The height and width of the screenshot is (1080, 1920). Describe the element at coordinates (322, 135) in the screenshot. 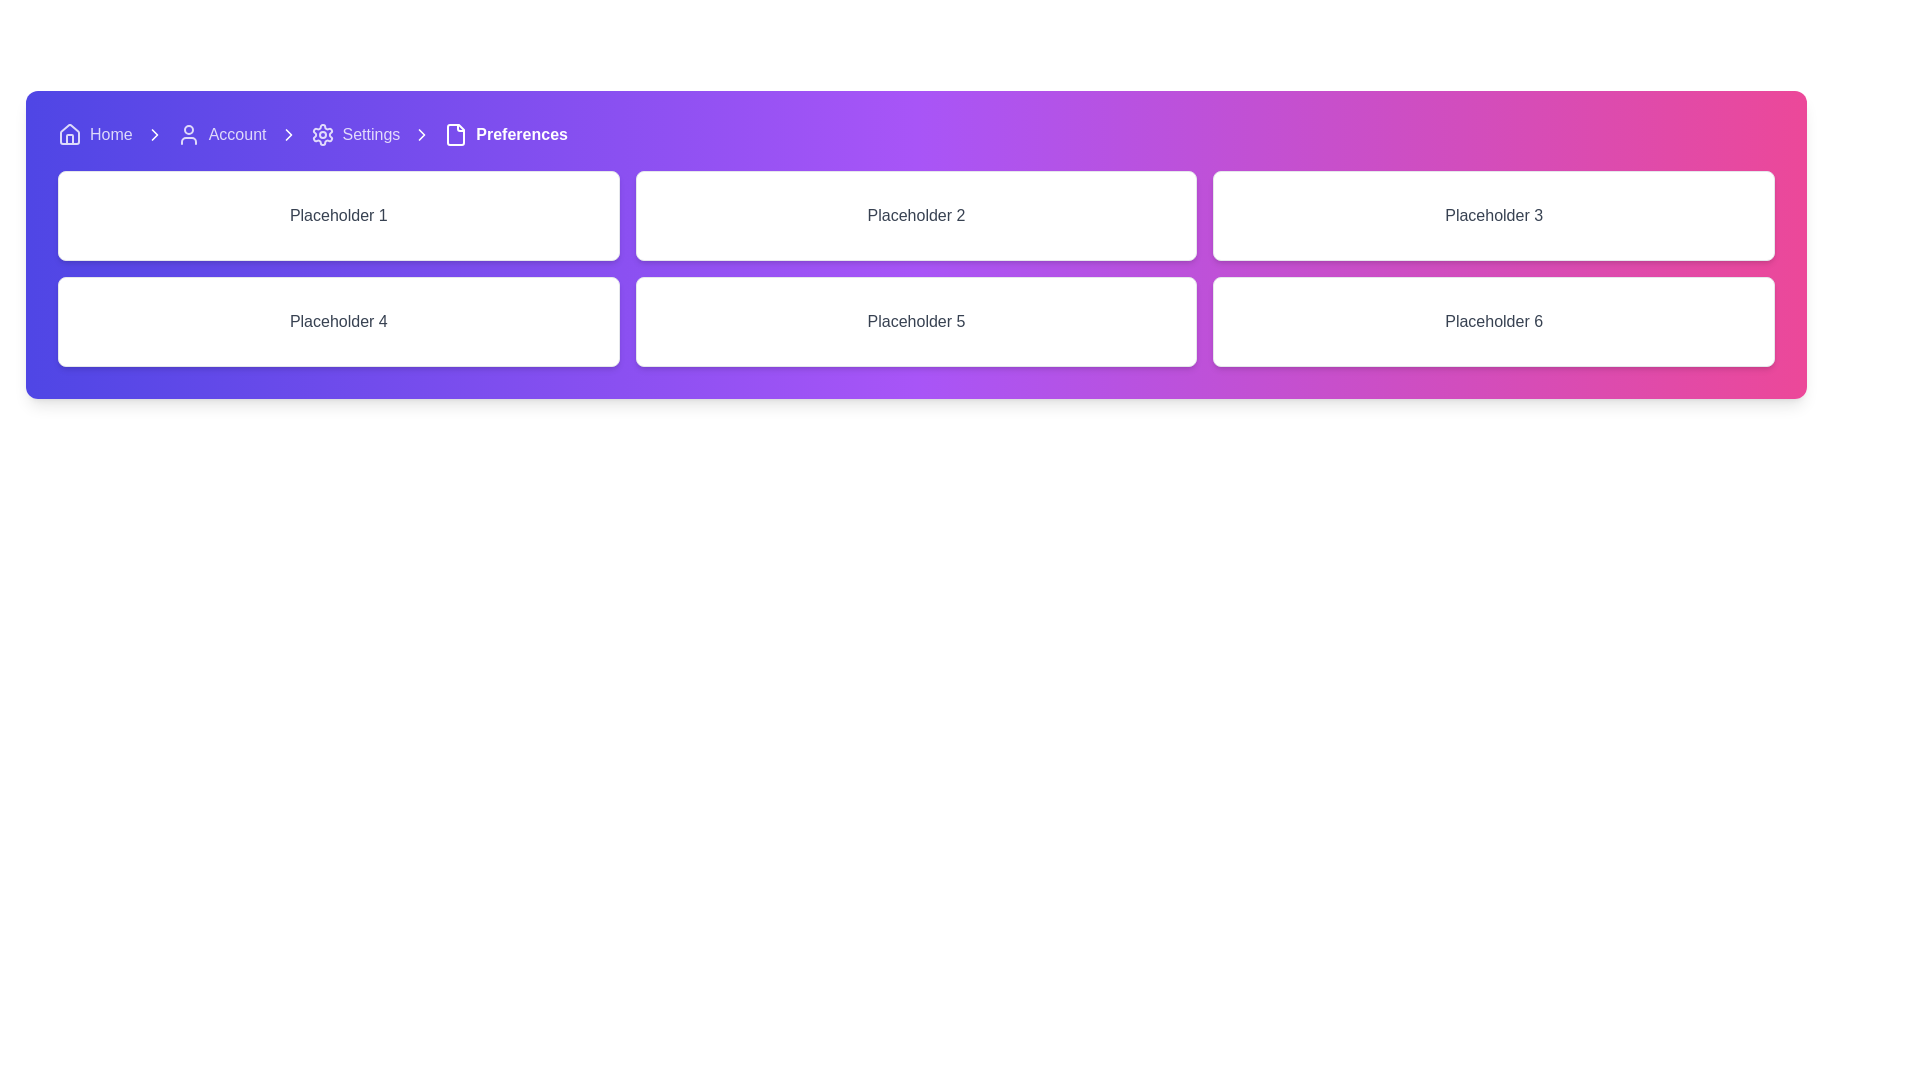

I see `the settings icon located centrally in the breadcrumb trail` at that location.